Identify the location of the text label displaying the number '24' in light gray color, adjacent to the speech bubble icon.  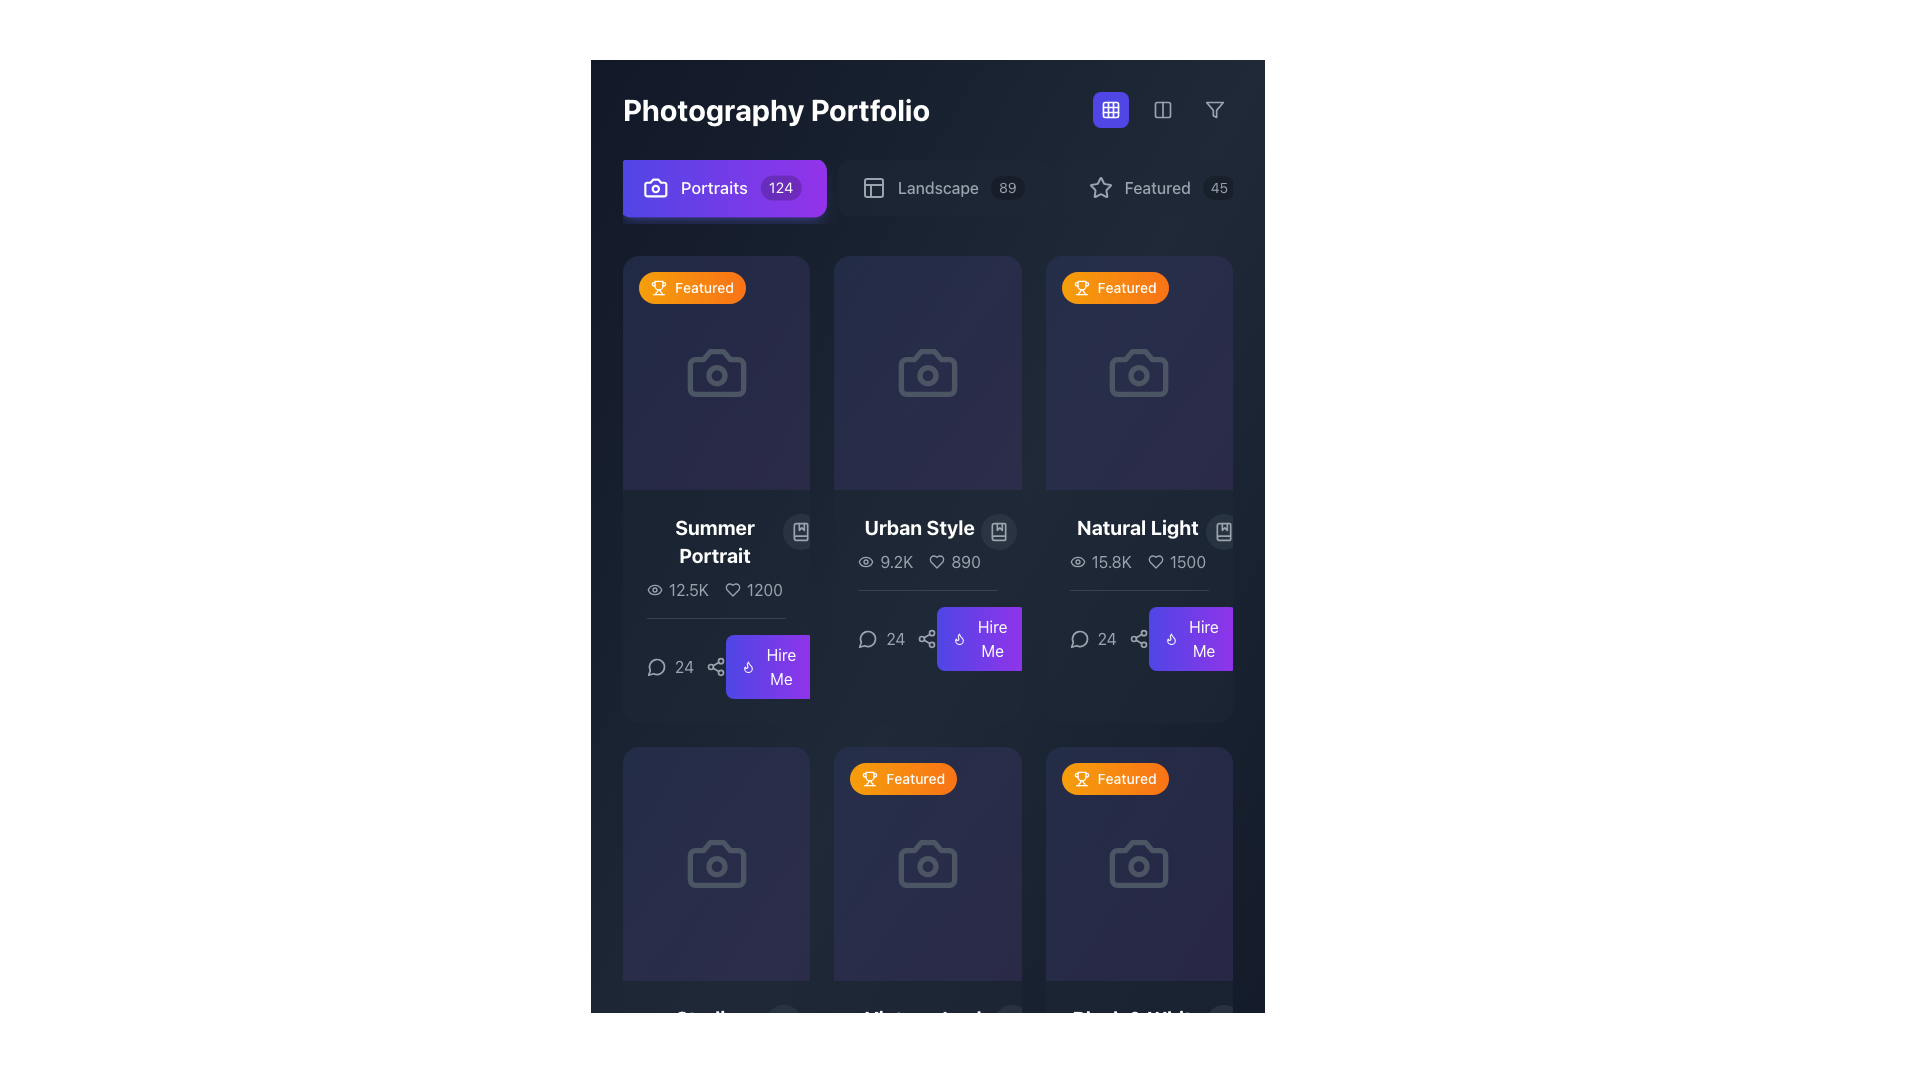
(670, 667).